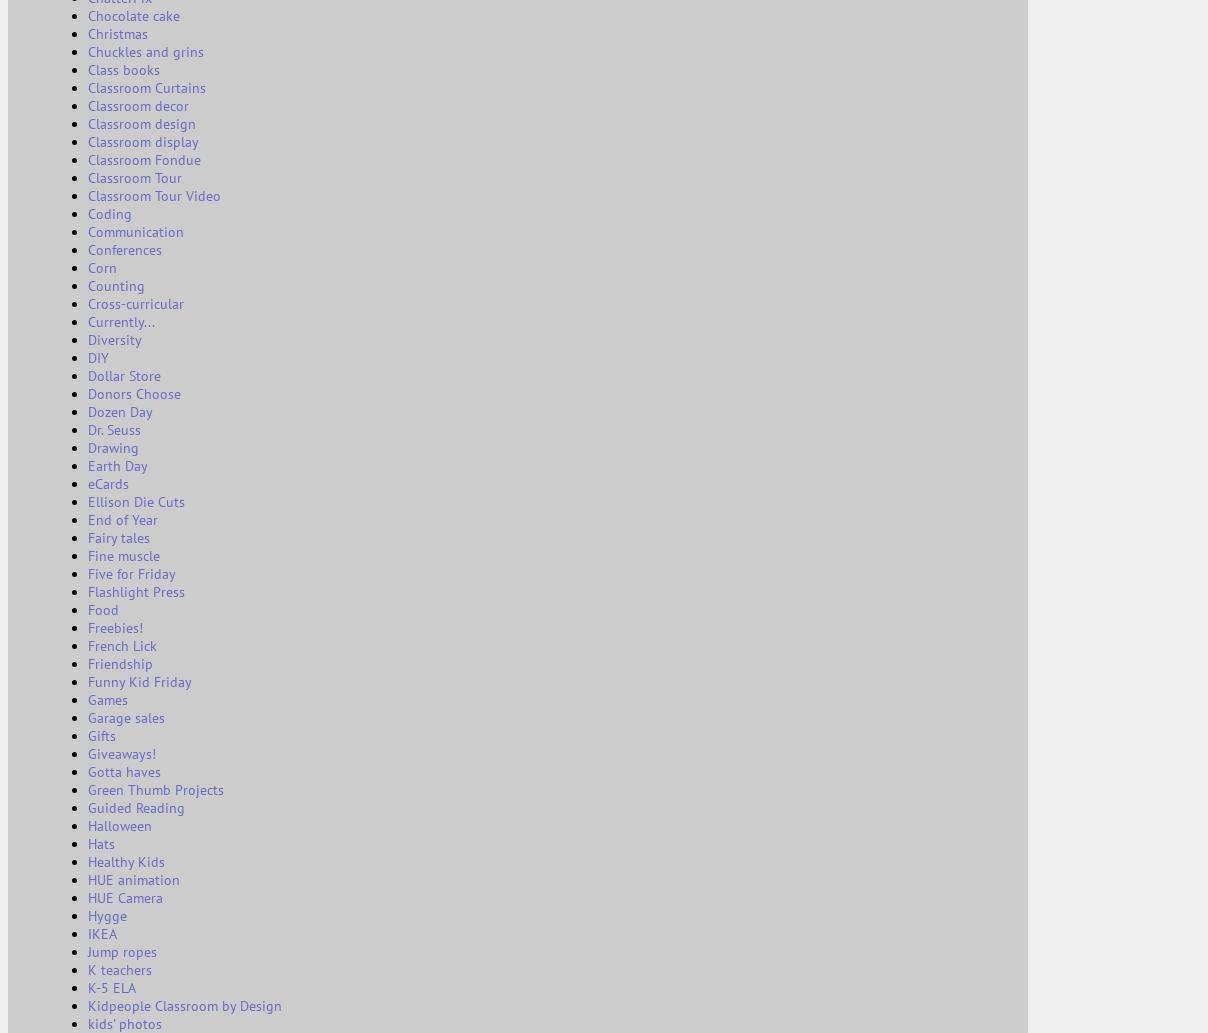 The height and width of the screenshot is (1033, 1208). Describe the element at coordinates (135, 808) in the screenshot. I see `'Guided Reading'` at that location.